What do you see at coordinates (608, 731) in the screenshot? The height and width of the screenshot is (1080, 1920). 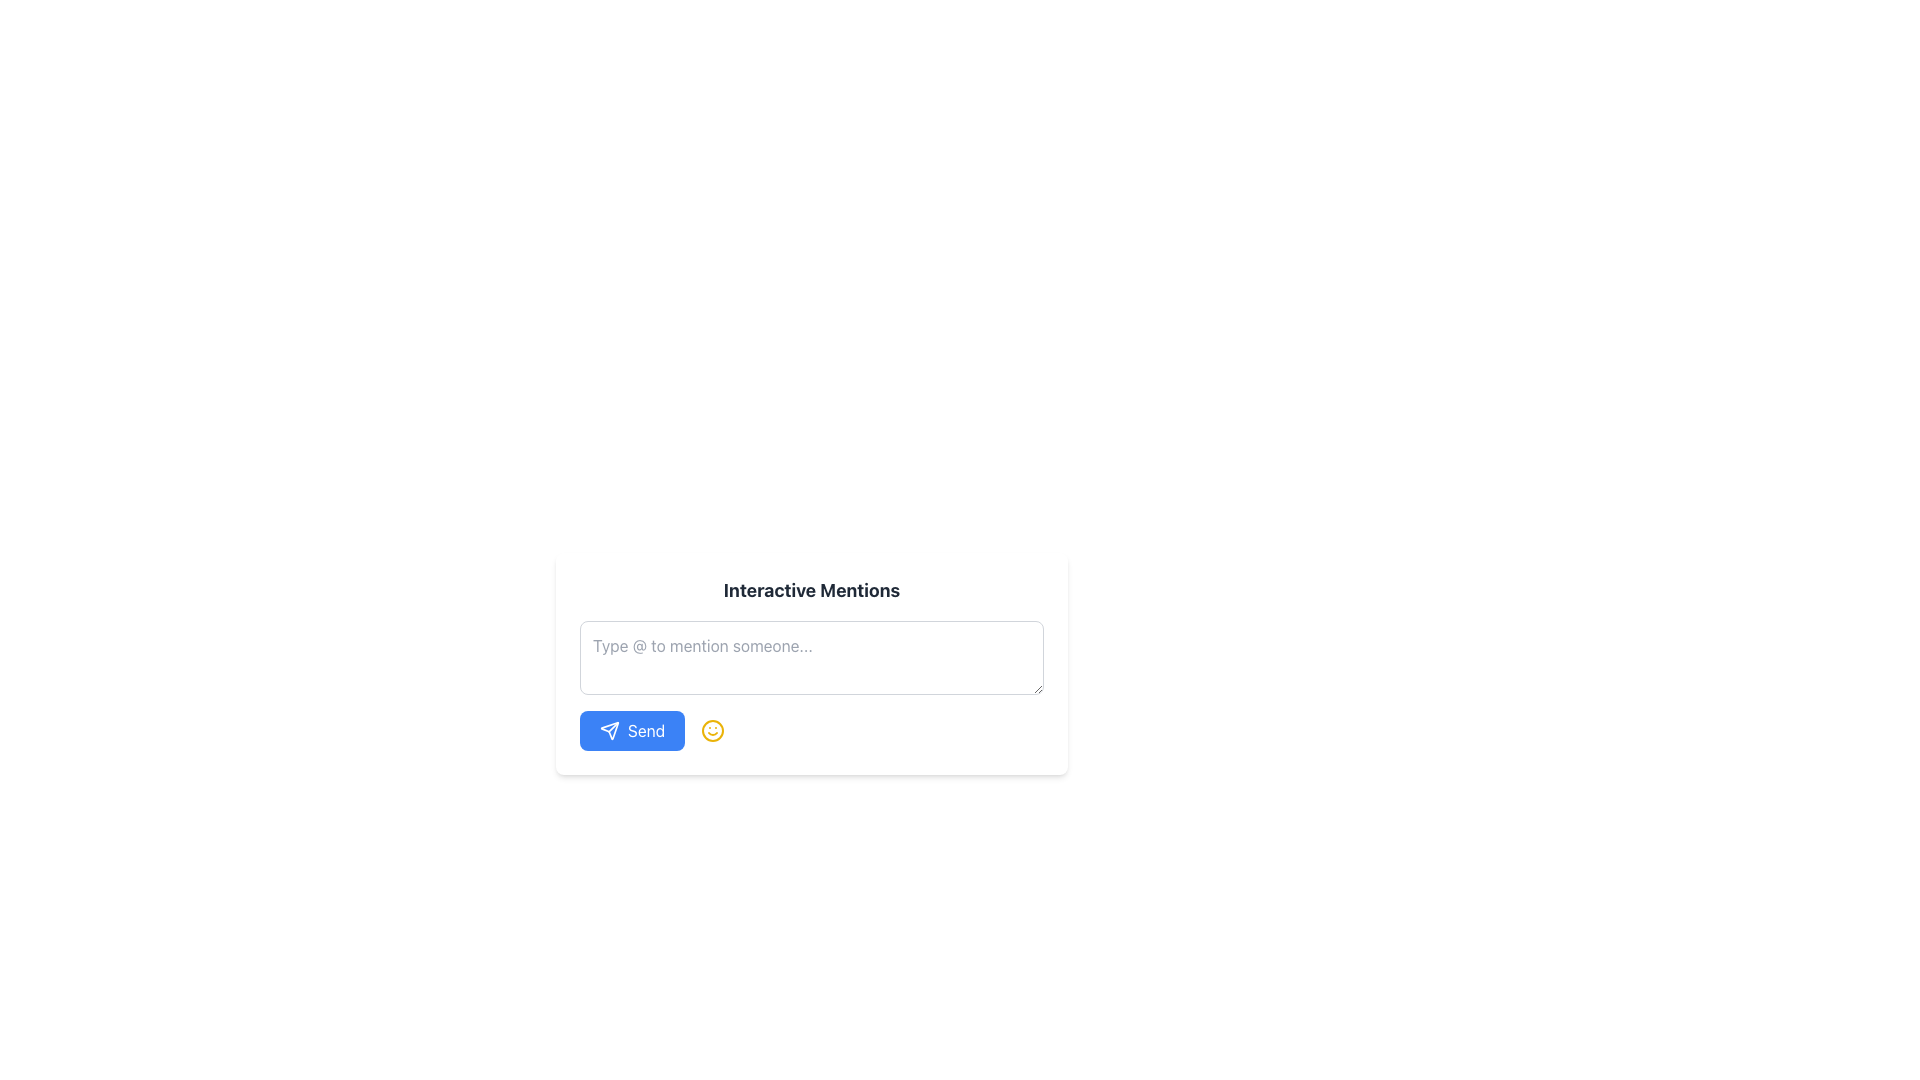 I see `the small icon resembling a stylized paper plane, which is located on the left side of the blue button labeled 'Send'` at bounding box center [608, 731].